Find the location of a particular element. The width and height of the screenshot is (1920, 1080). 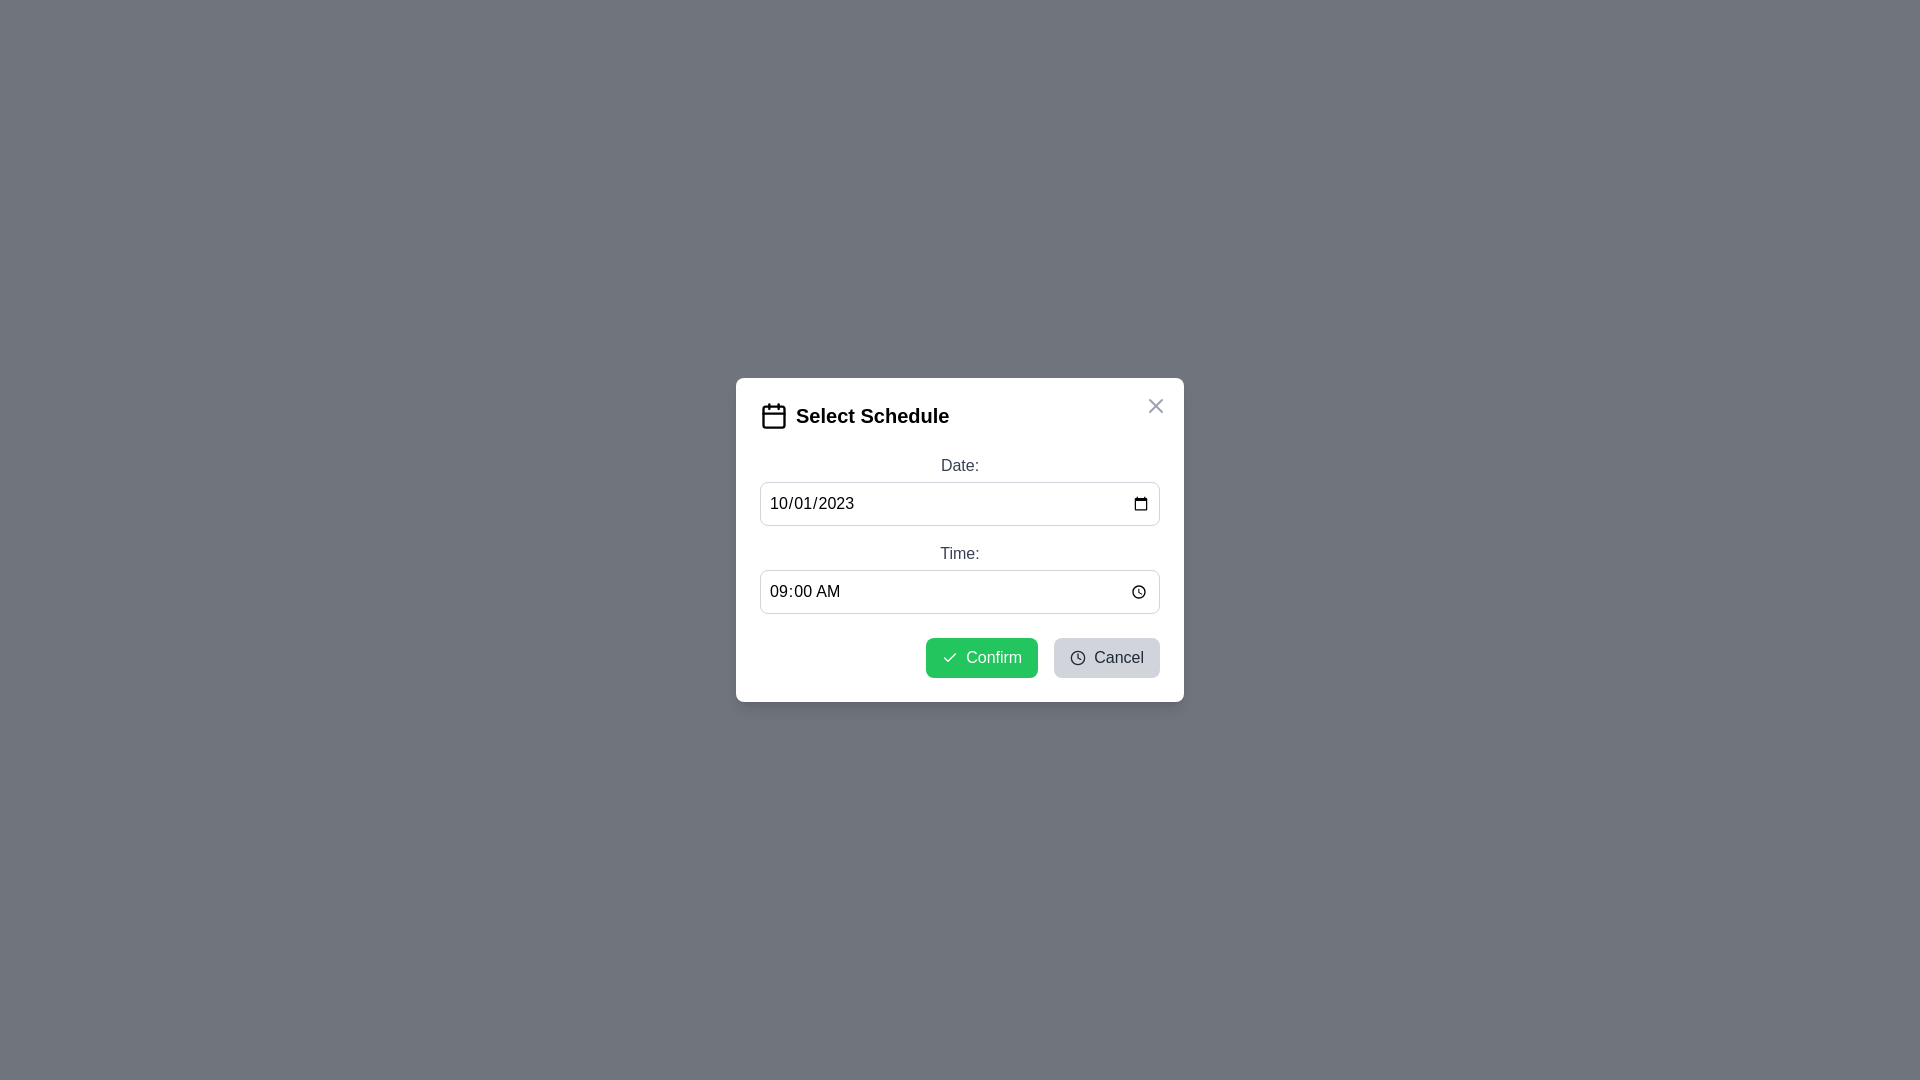

the dialog's background overlay to close the dialog is located at coordinates (960, 540).